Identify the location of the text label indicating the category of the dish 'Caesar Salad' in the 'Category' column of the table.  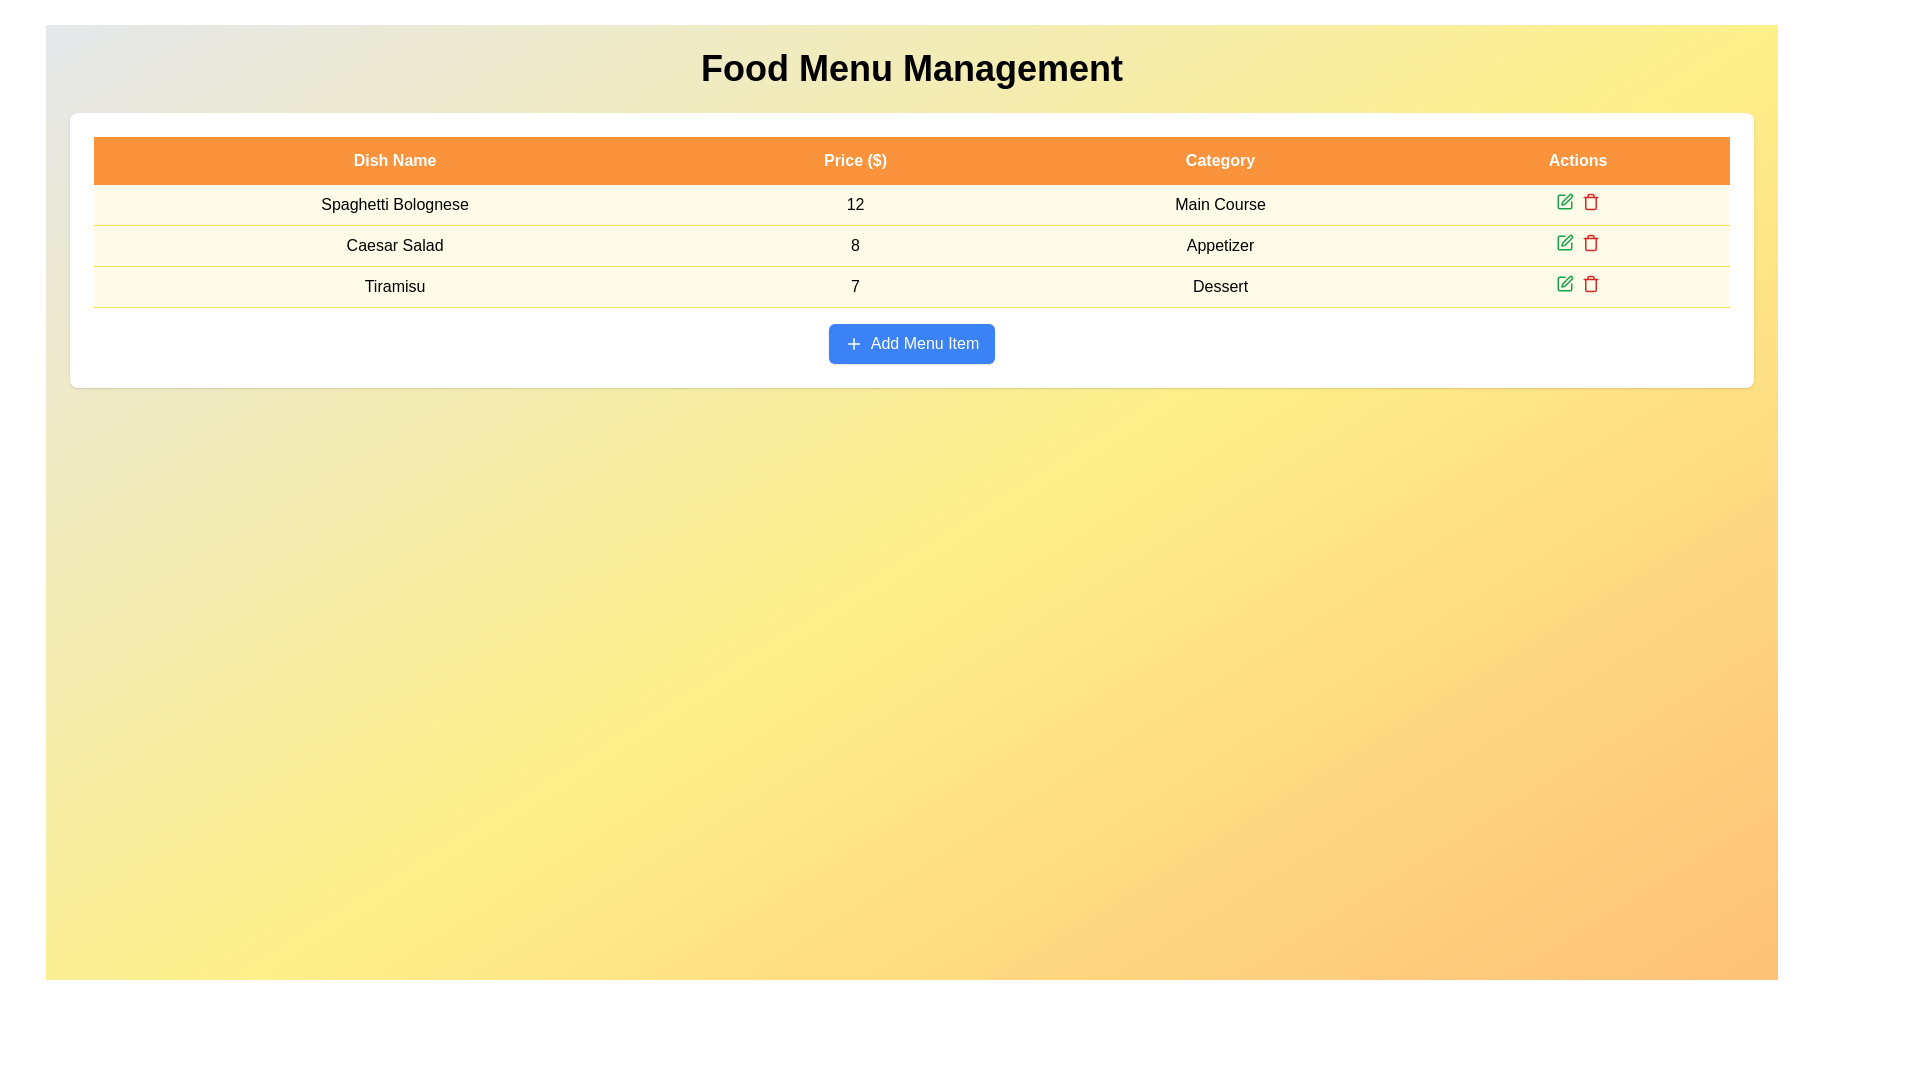
(1219, 245).